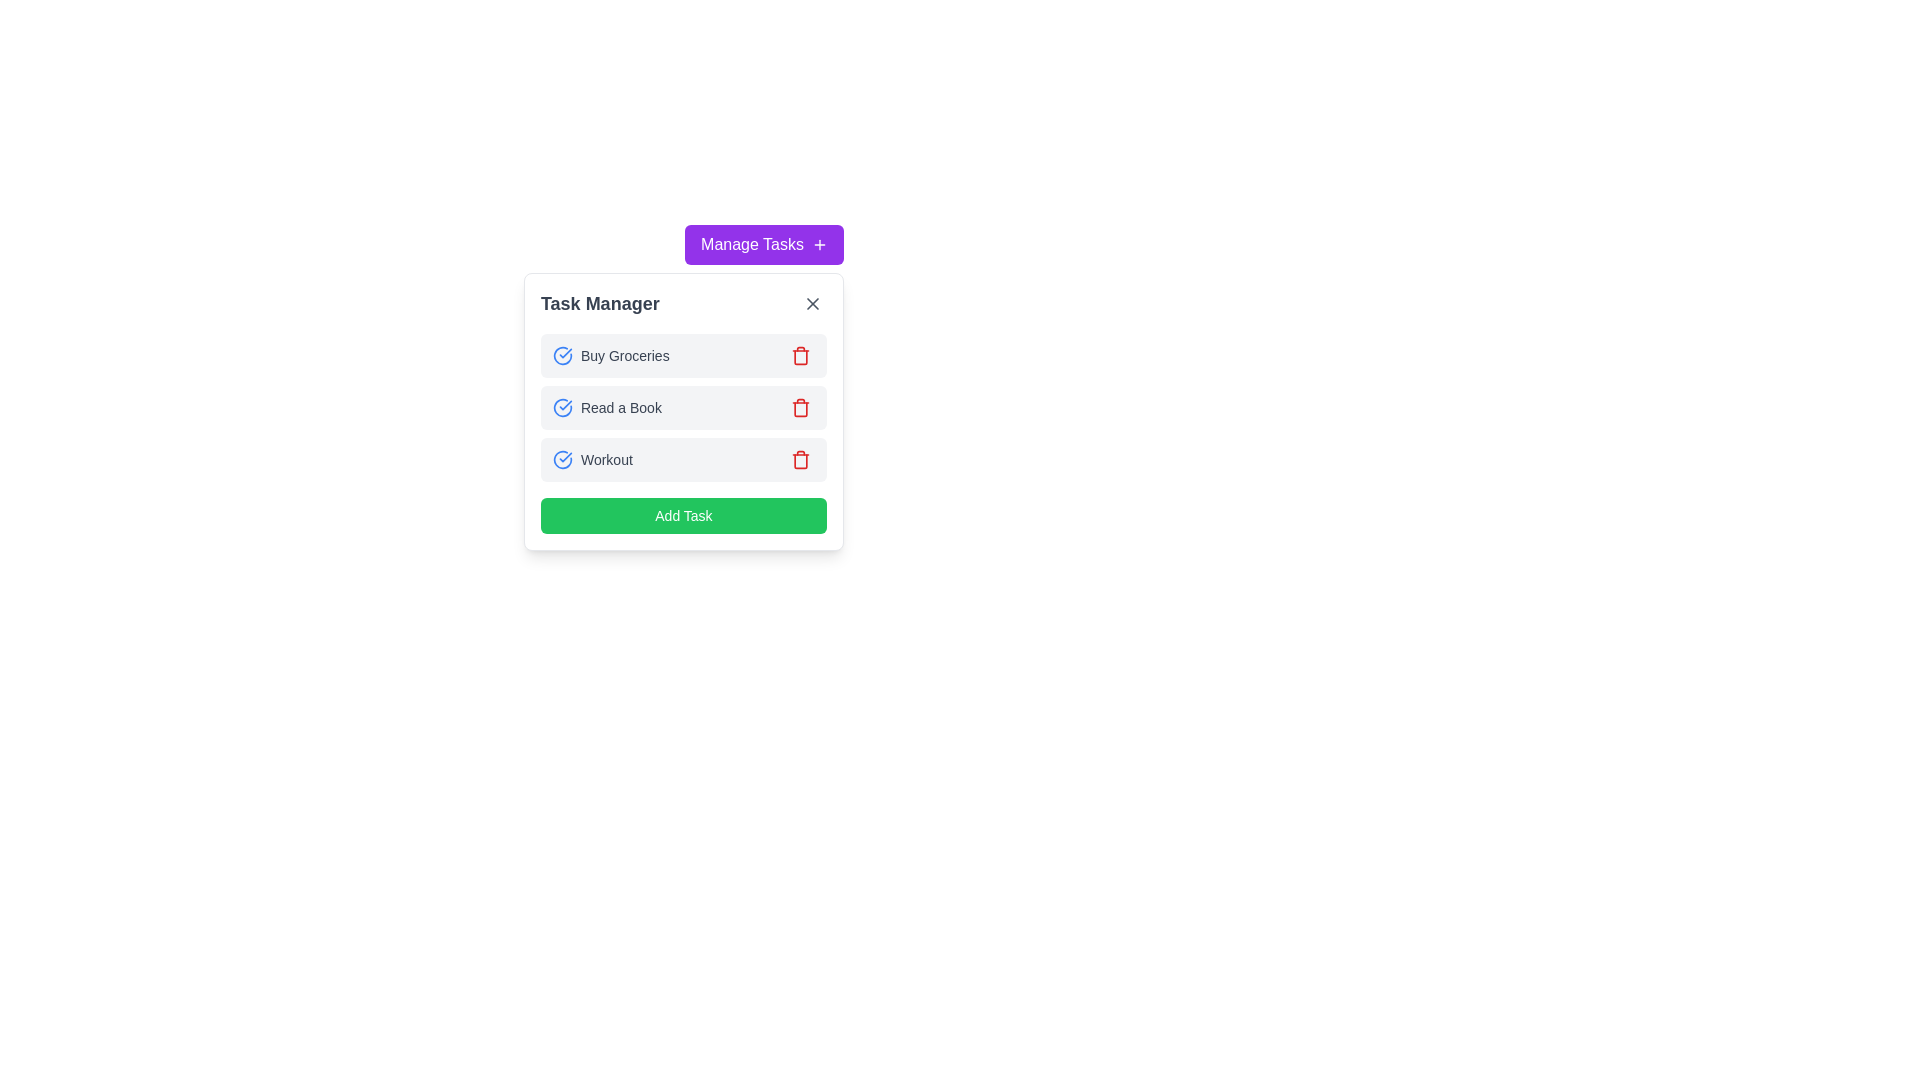 The height and width of the screenshot is (1080, 1920). I want to click on the close button SVG icon in the upper-right corner of the Task Manager panel, so click(812, 304).